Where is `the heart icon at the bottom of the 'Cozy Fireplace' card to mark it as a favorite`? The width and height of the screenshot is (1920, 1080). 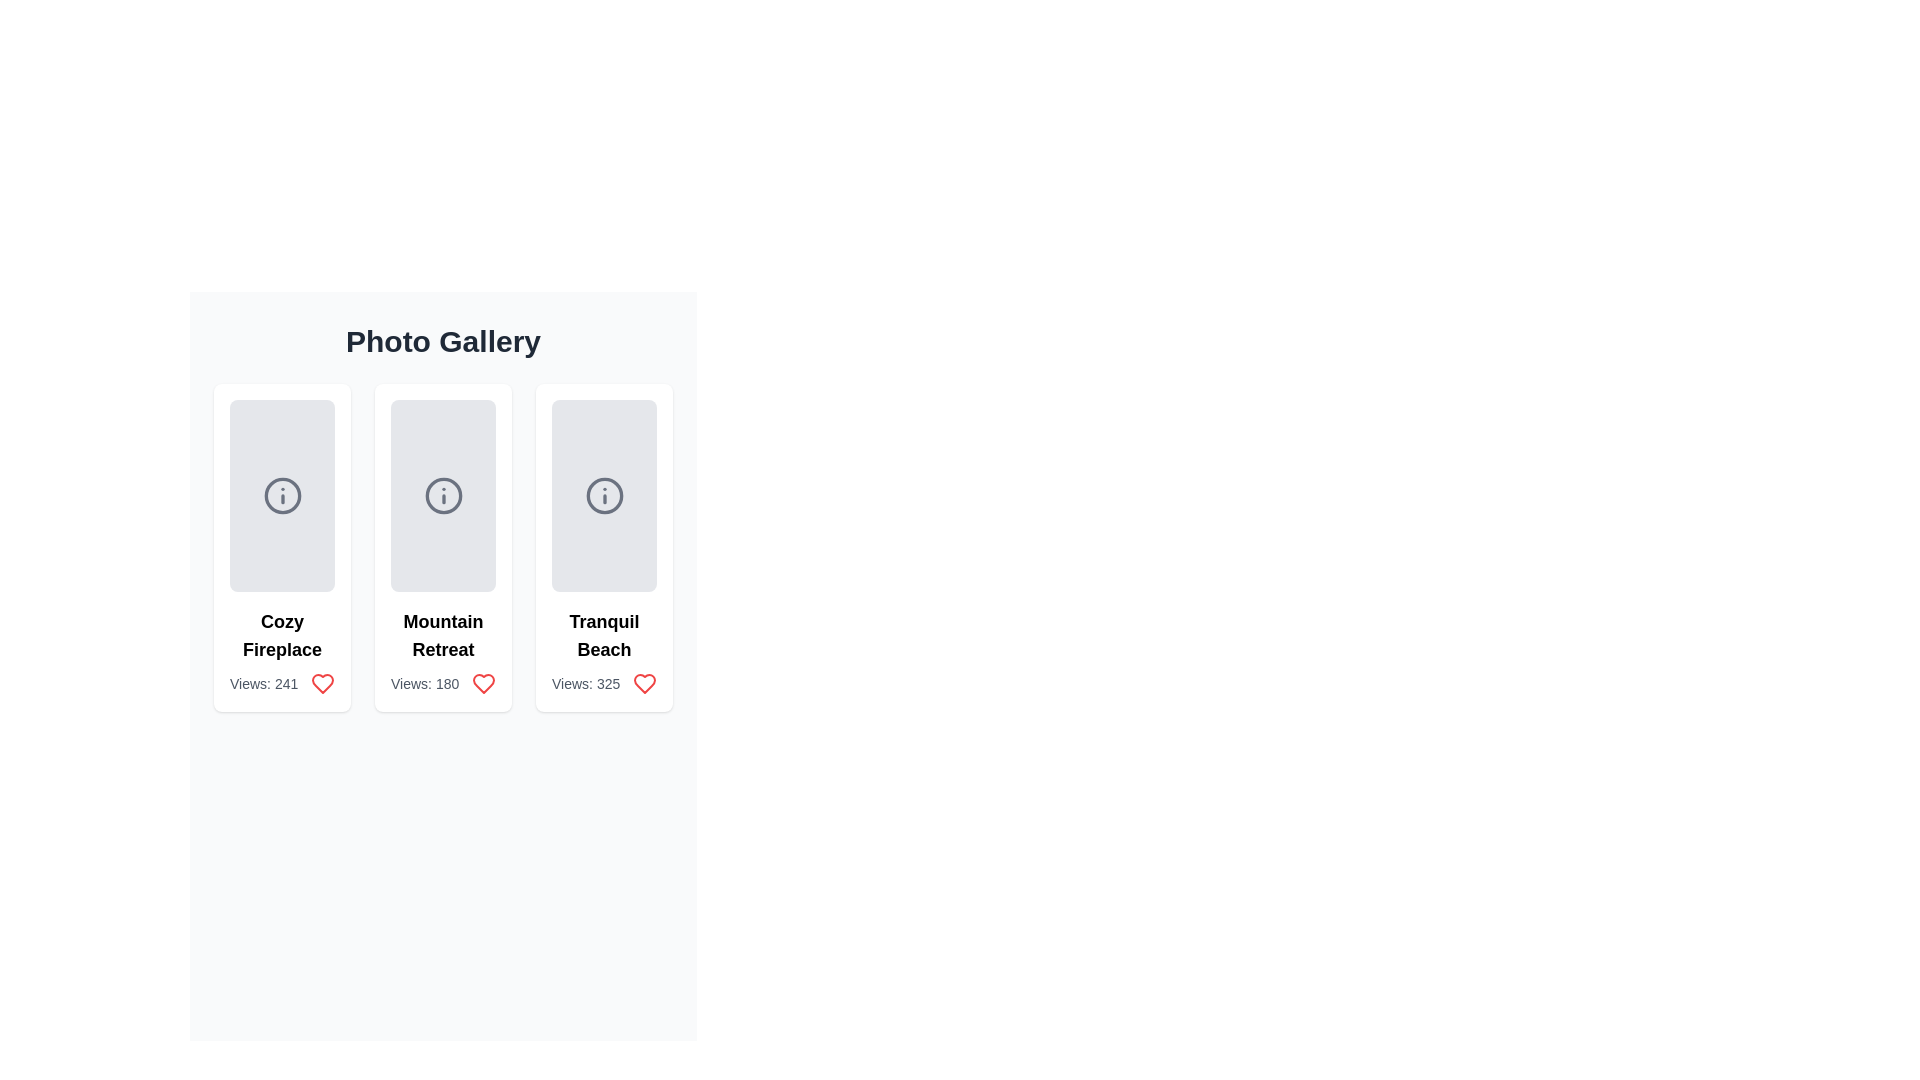
the heart icon at the bottom of the 'Cozy Fireplace' card to mark it as a favorite is located at coordinates (322, 682).